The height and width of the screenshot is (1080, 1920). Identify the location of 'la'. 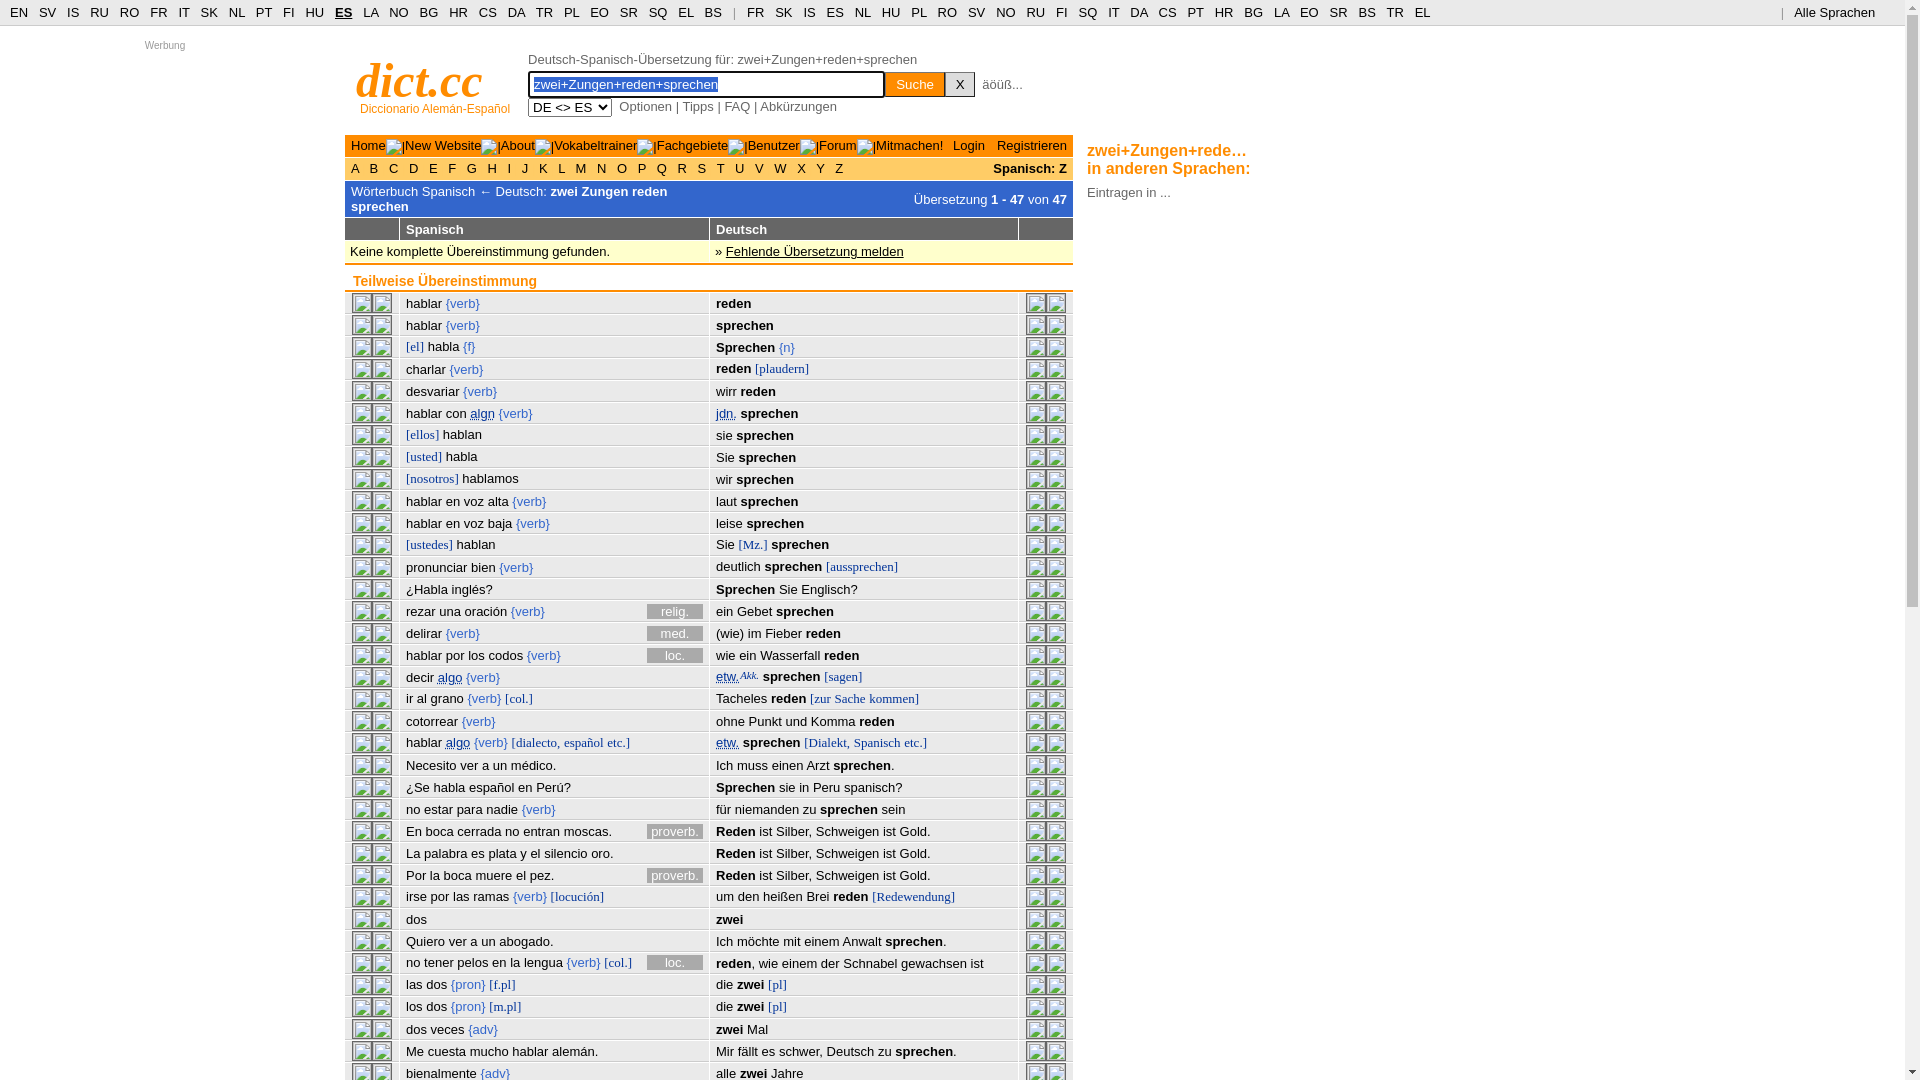
(514, 961).